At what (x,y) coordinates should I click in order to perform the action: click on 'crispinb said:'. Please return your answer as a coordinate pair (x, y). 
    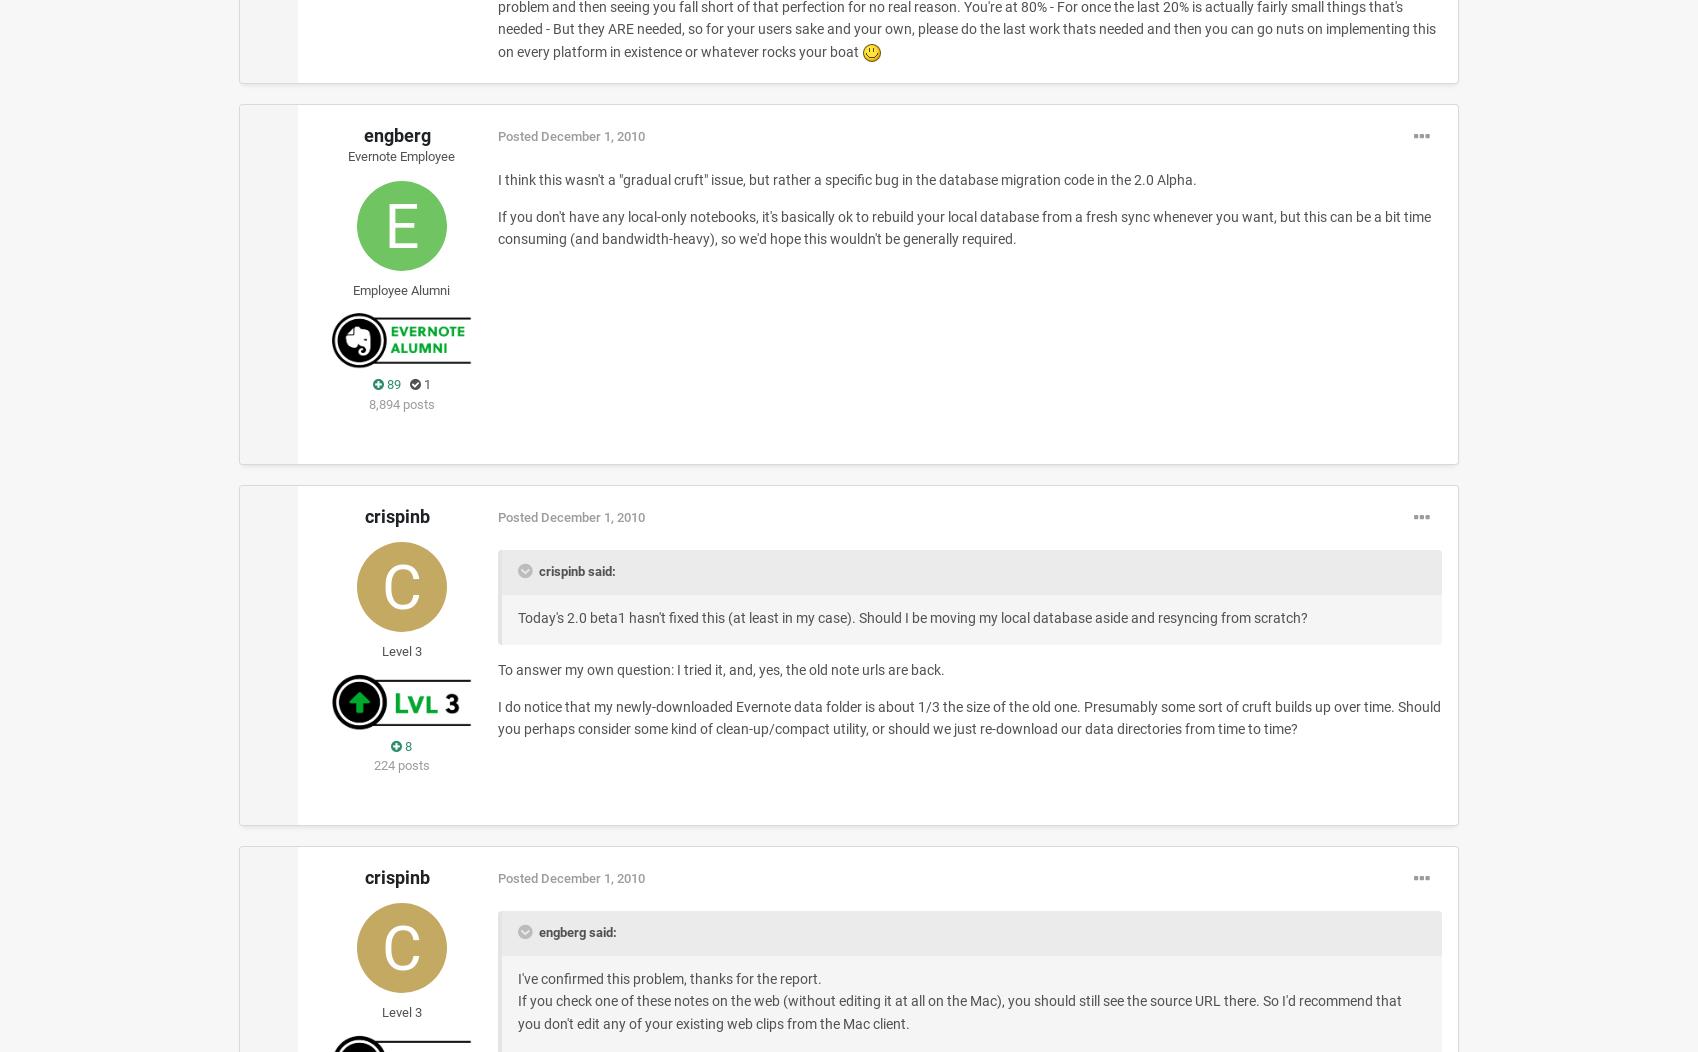
    Looking at the image, I should click on (574, 570).